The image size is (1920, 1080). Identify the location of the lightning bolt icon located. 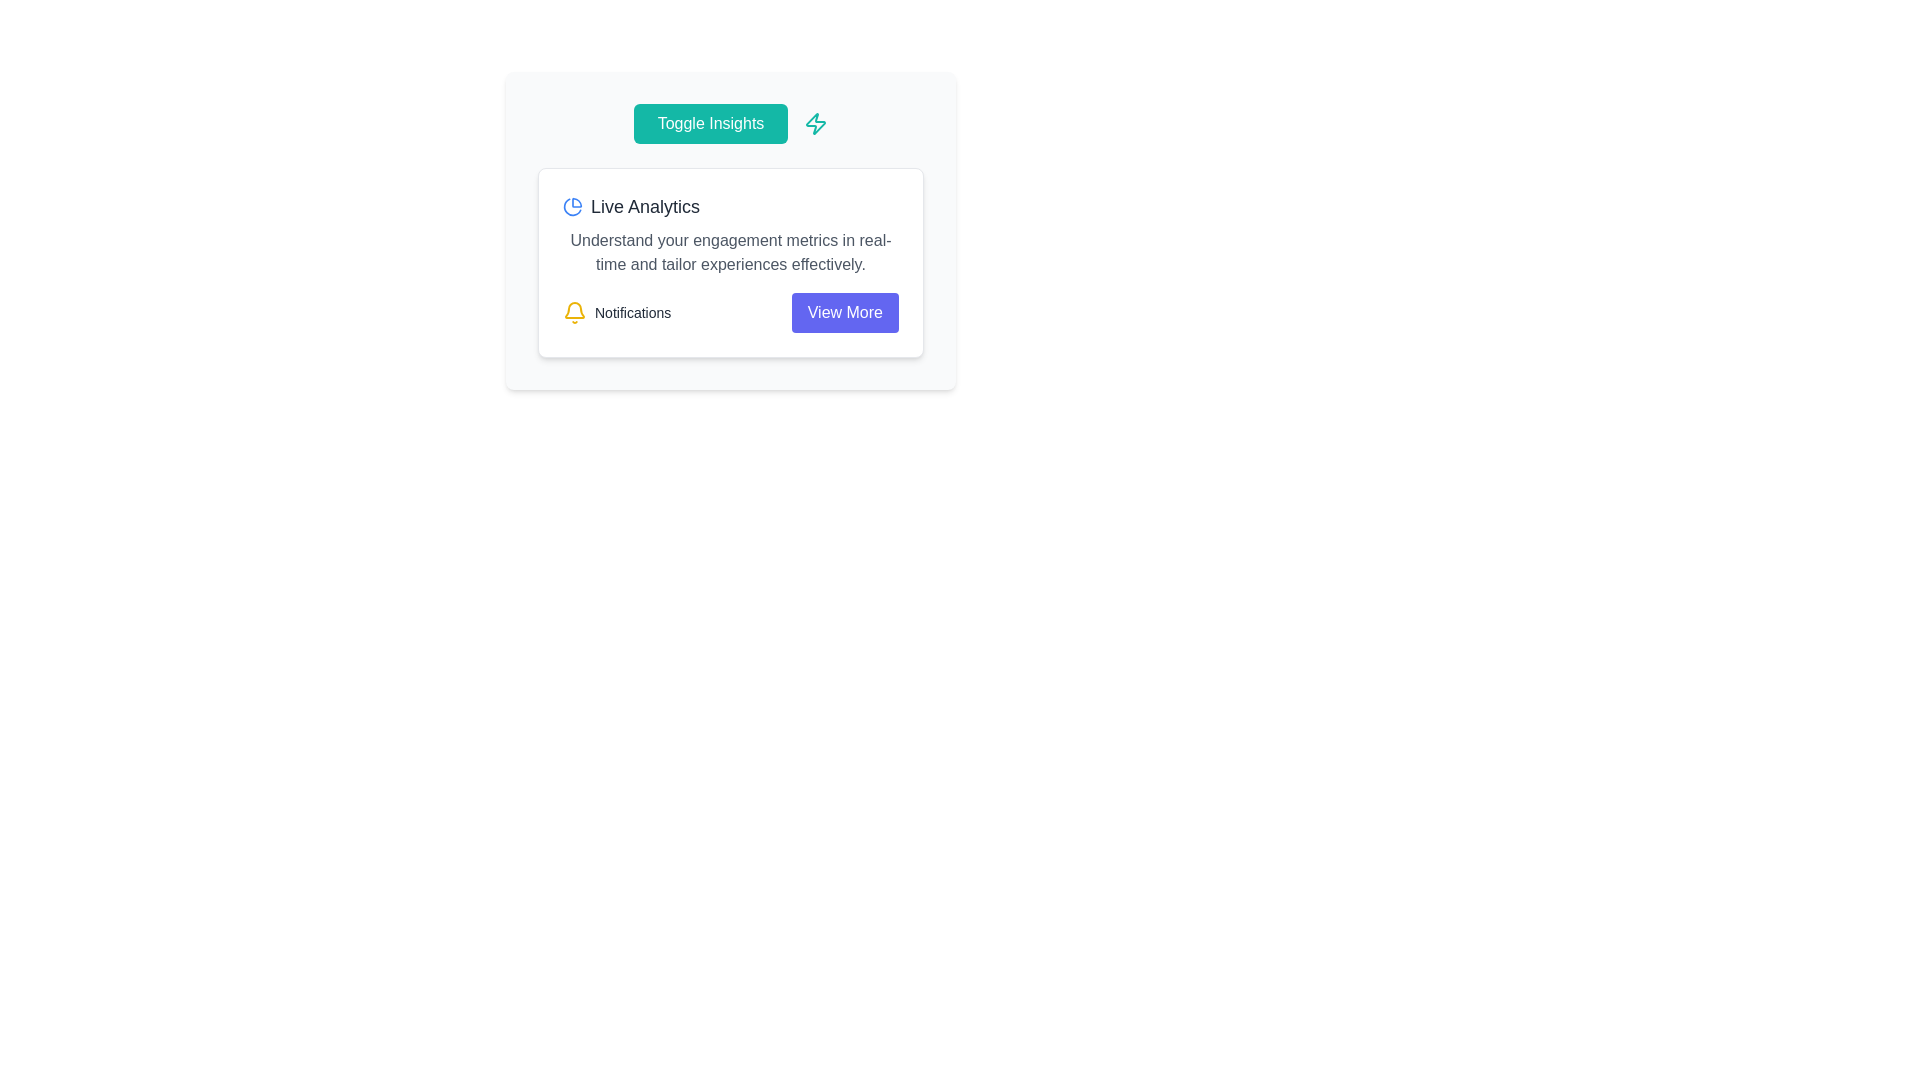
(816, 123).